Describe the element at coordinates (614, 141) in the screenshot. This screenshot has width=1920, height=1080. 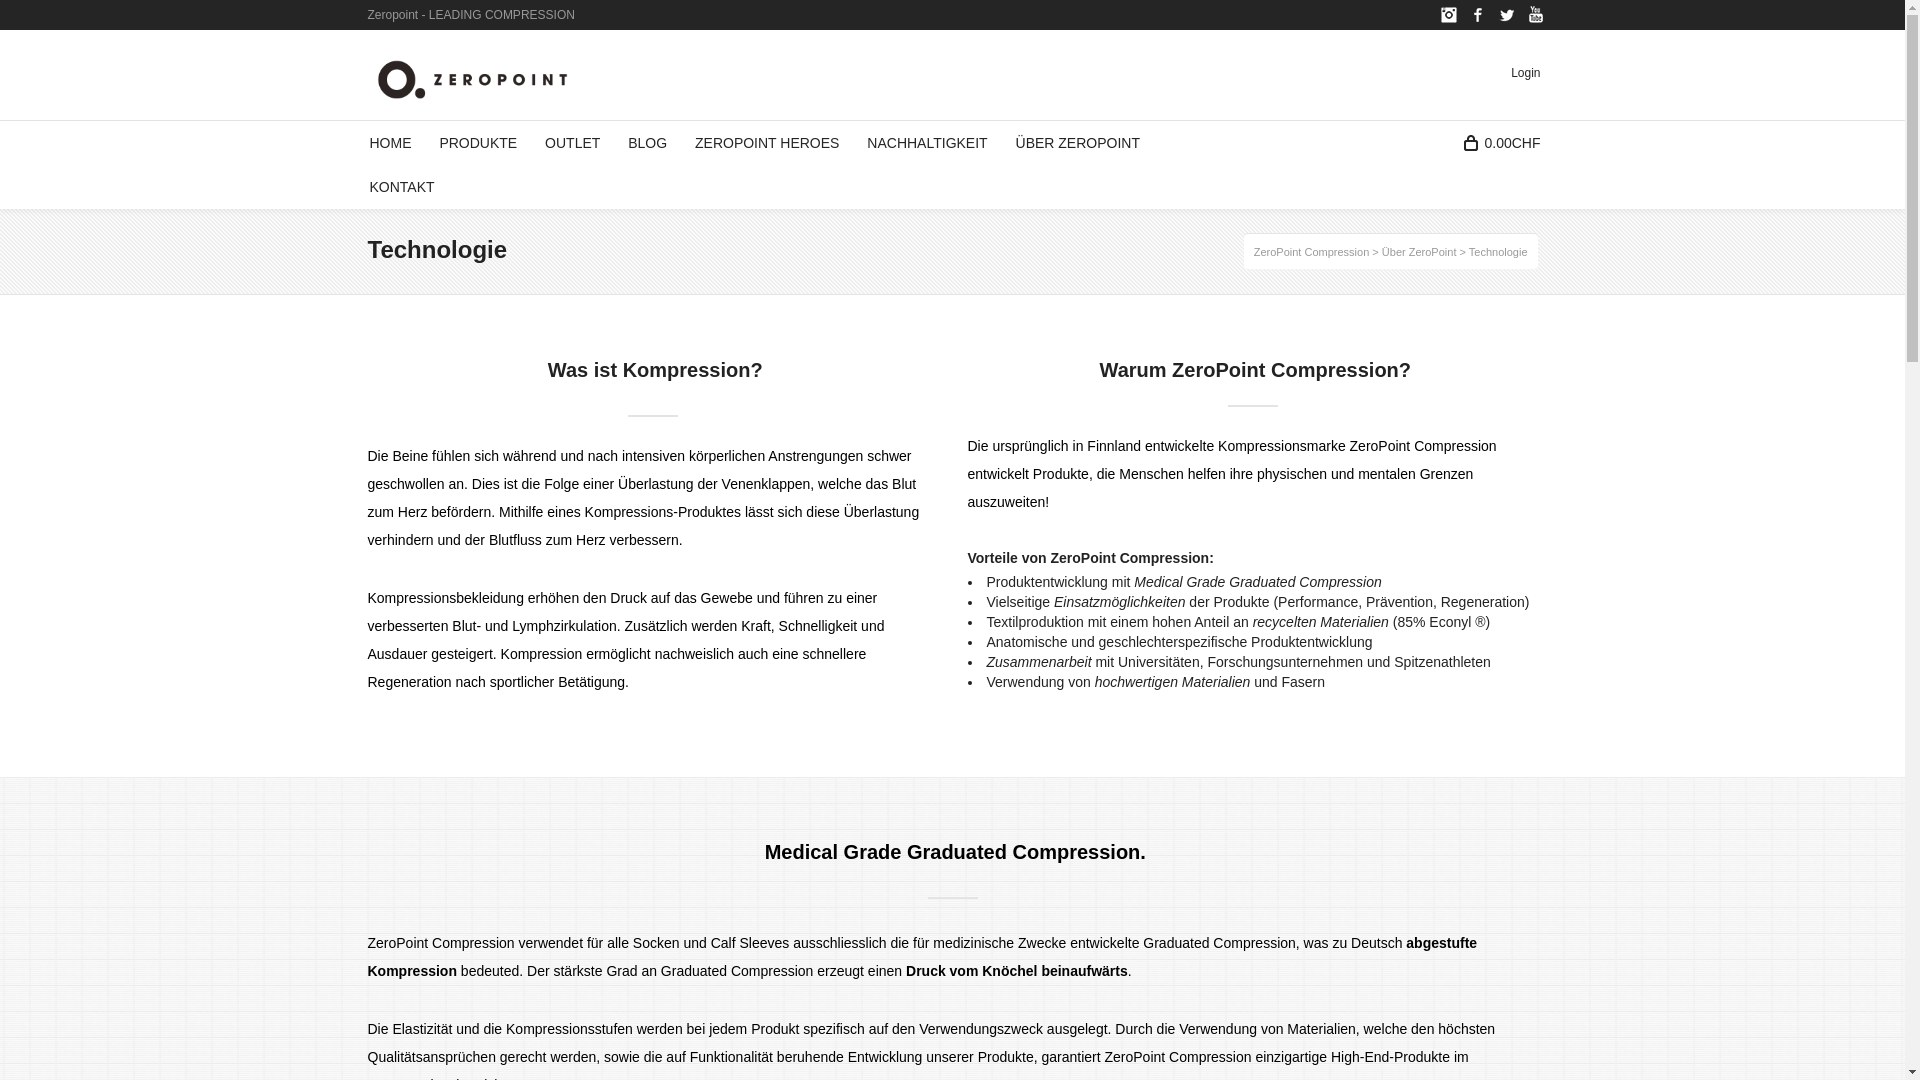
I see `'BLOG'` at that location.